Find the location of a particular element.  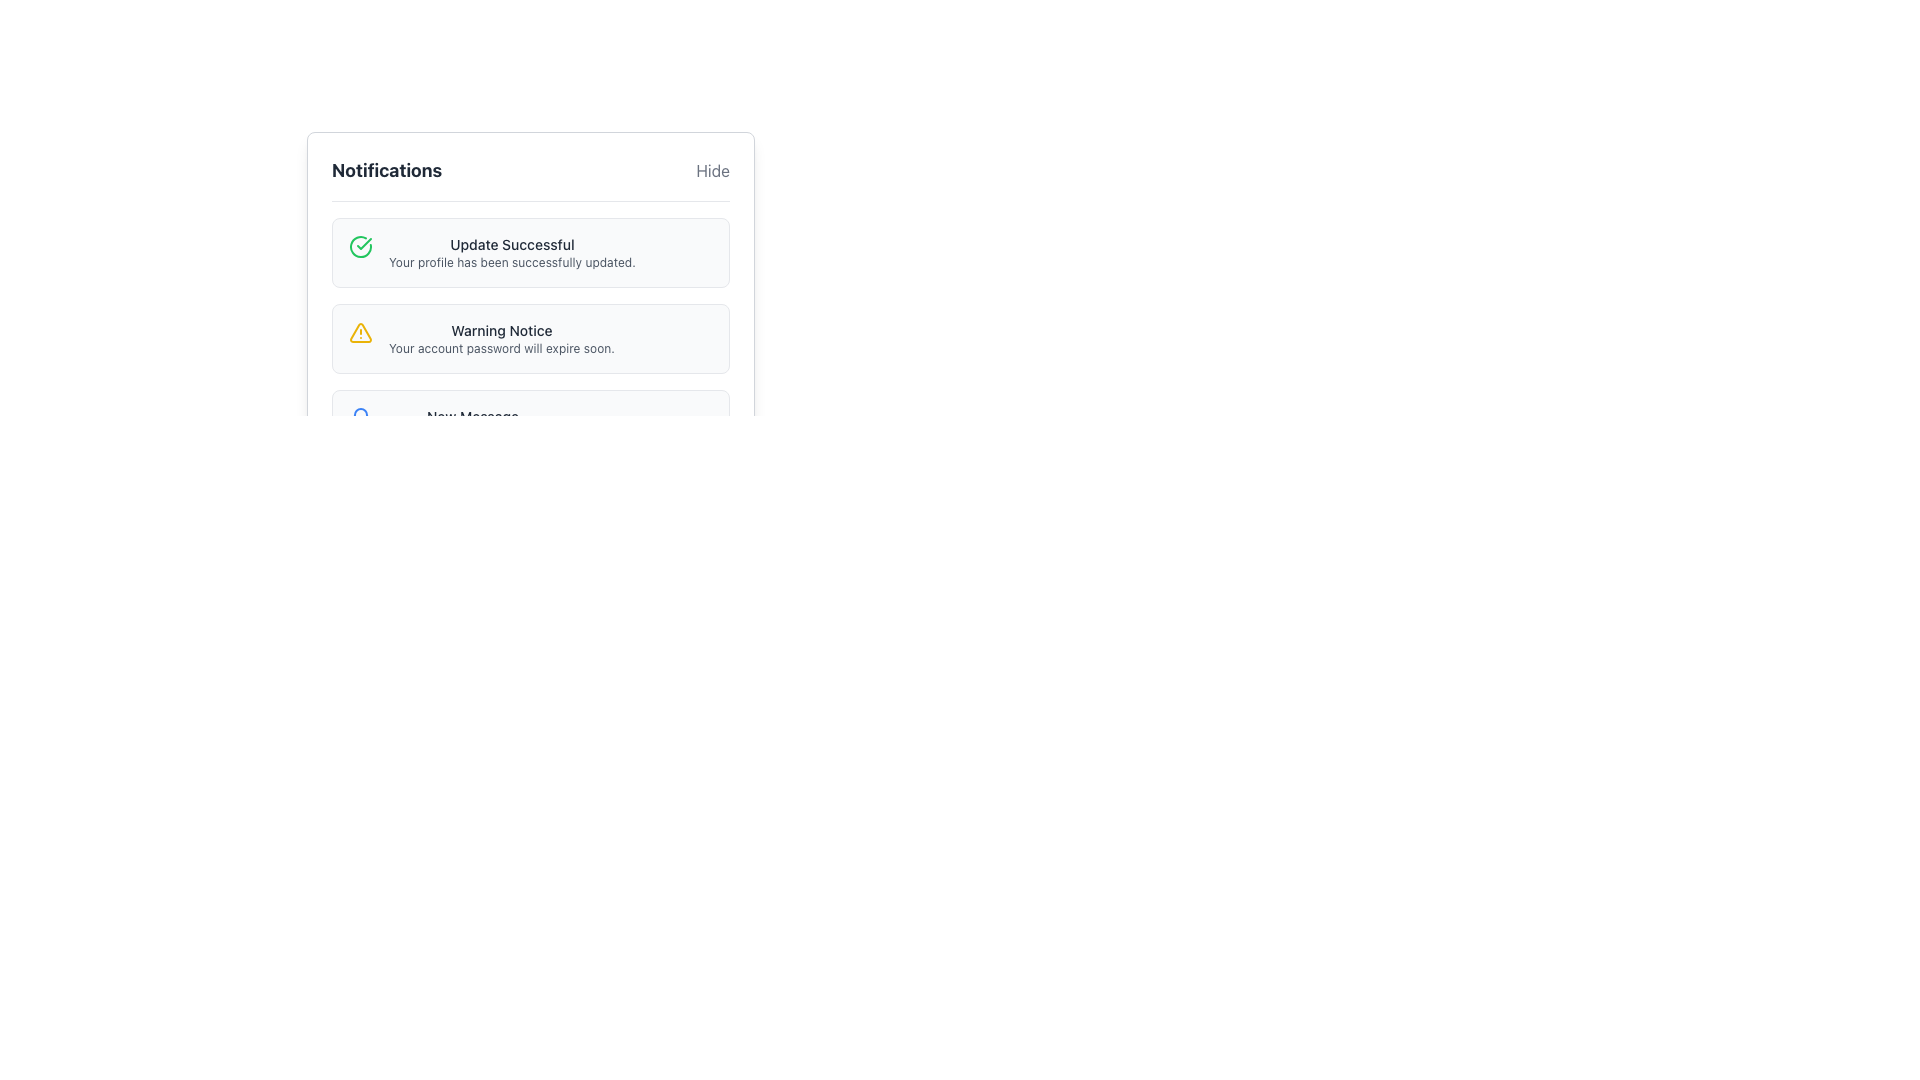

the static text informing the user about the impending expiration of their account password, located in the Notifications section beneath the 'Warning Notice' is located at coordinates (501, 347).